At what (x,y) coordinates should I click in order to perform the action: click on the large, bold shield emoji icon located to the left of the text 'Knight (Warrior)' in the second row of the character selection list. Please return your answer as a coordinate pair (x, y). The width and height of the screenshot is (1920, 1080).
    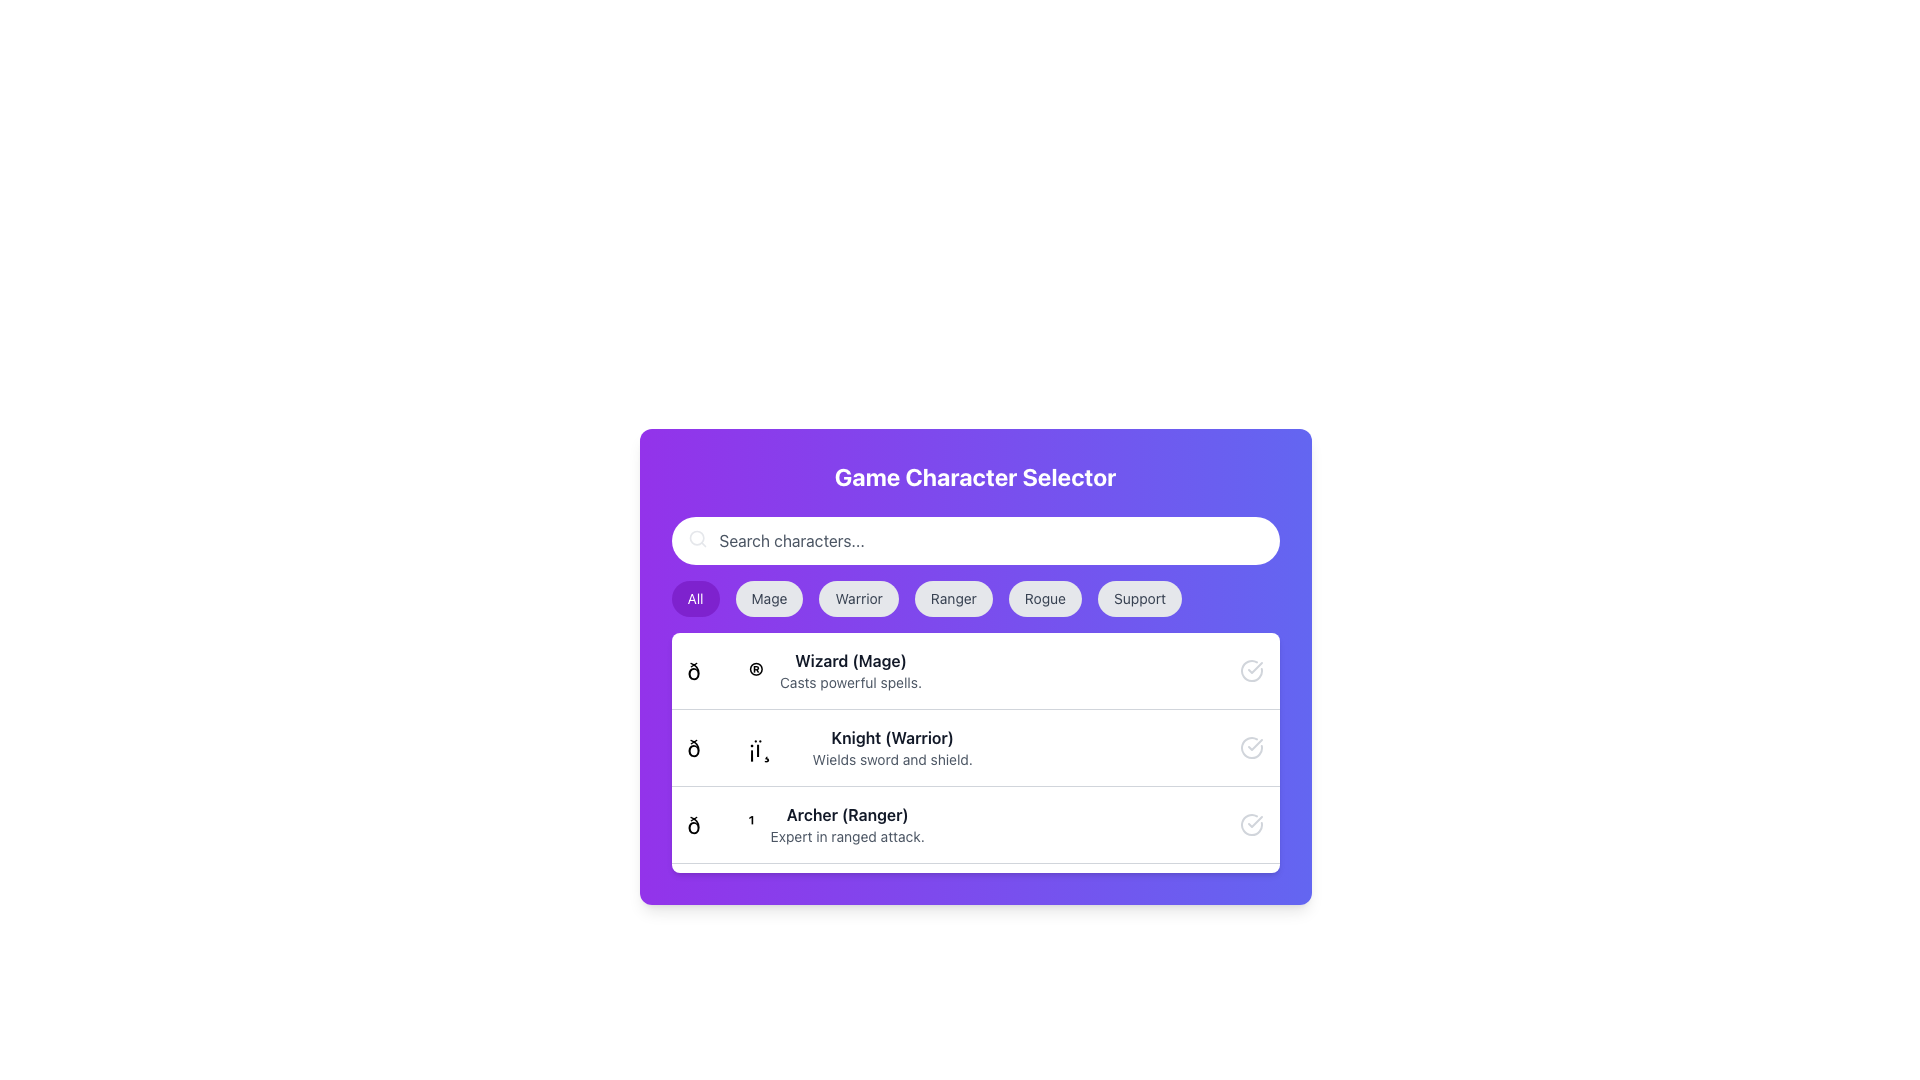
    Looking at the image, I should click on (741, 748).